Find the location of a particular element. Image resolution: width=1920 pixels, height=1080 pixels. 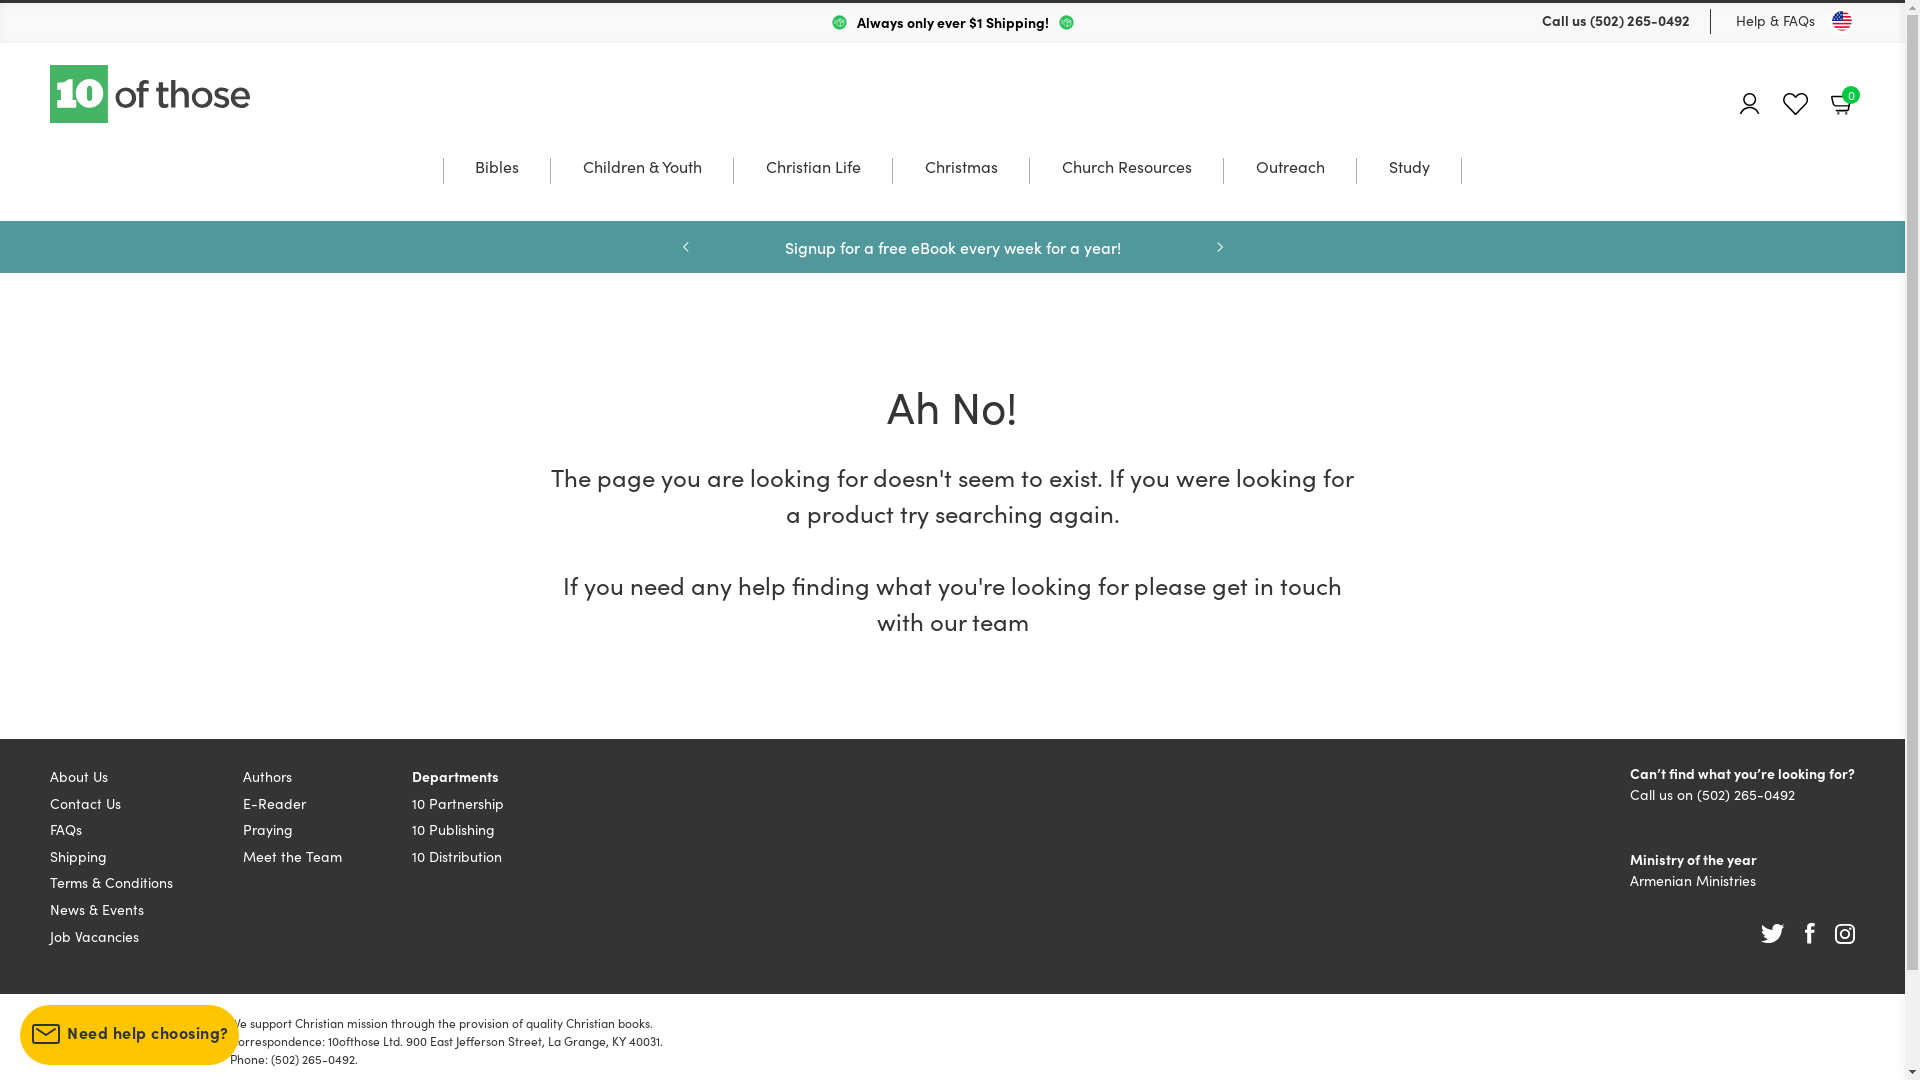

'Account' is located at coordinates (1749, 103).